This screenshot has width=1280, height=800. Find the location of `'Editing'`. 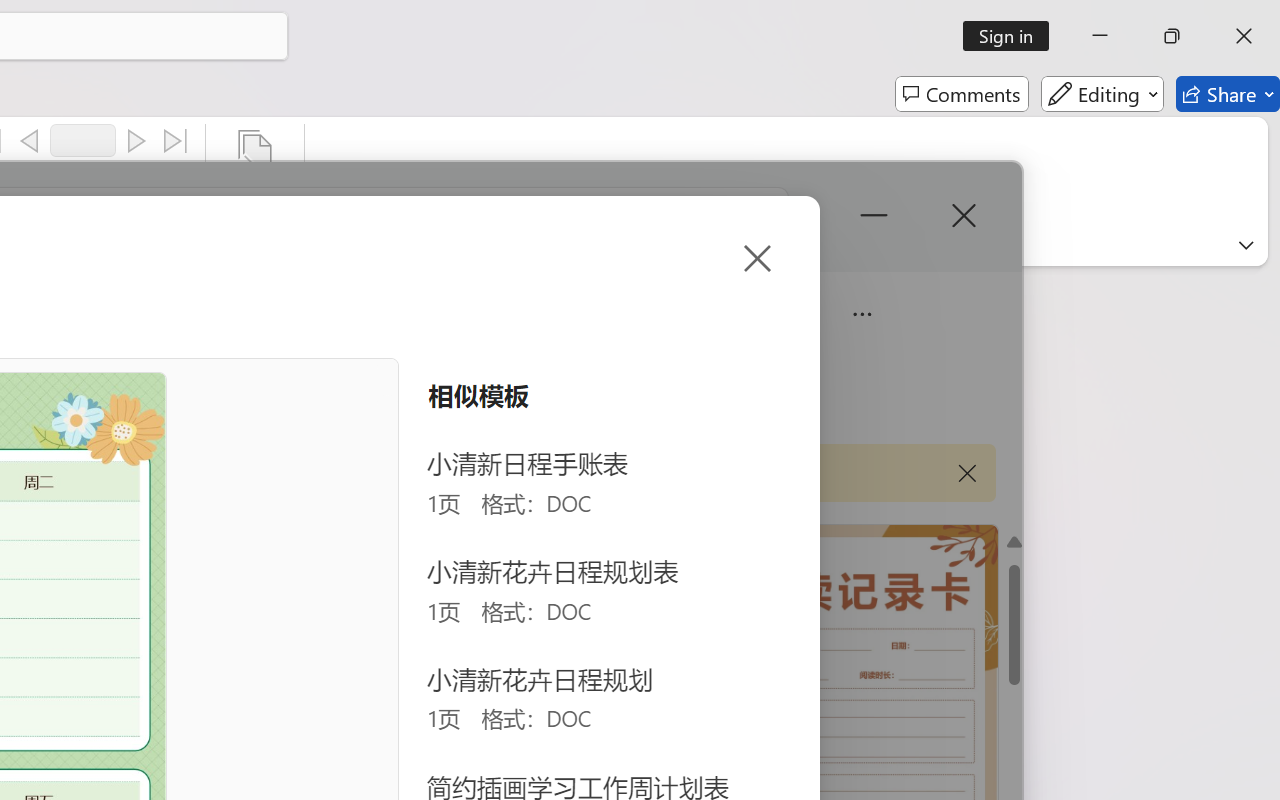

'Editing' is located at coordinates (1101, 94).